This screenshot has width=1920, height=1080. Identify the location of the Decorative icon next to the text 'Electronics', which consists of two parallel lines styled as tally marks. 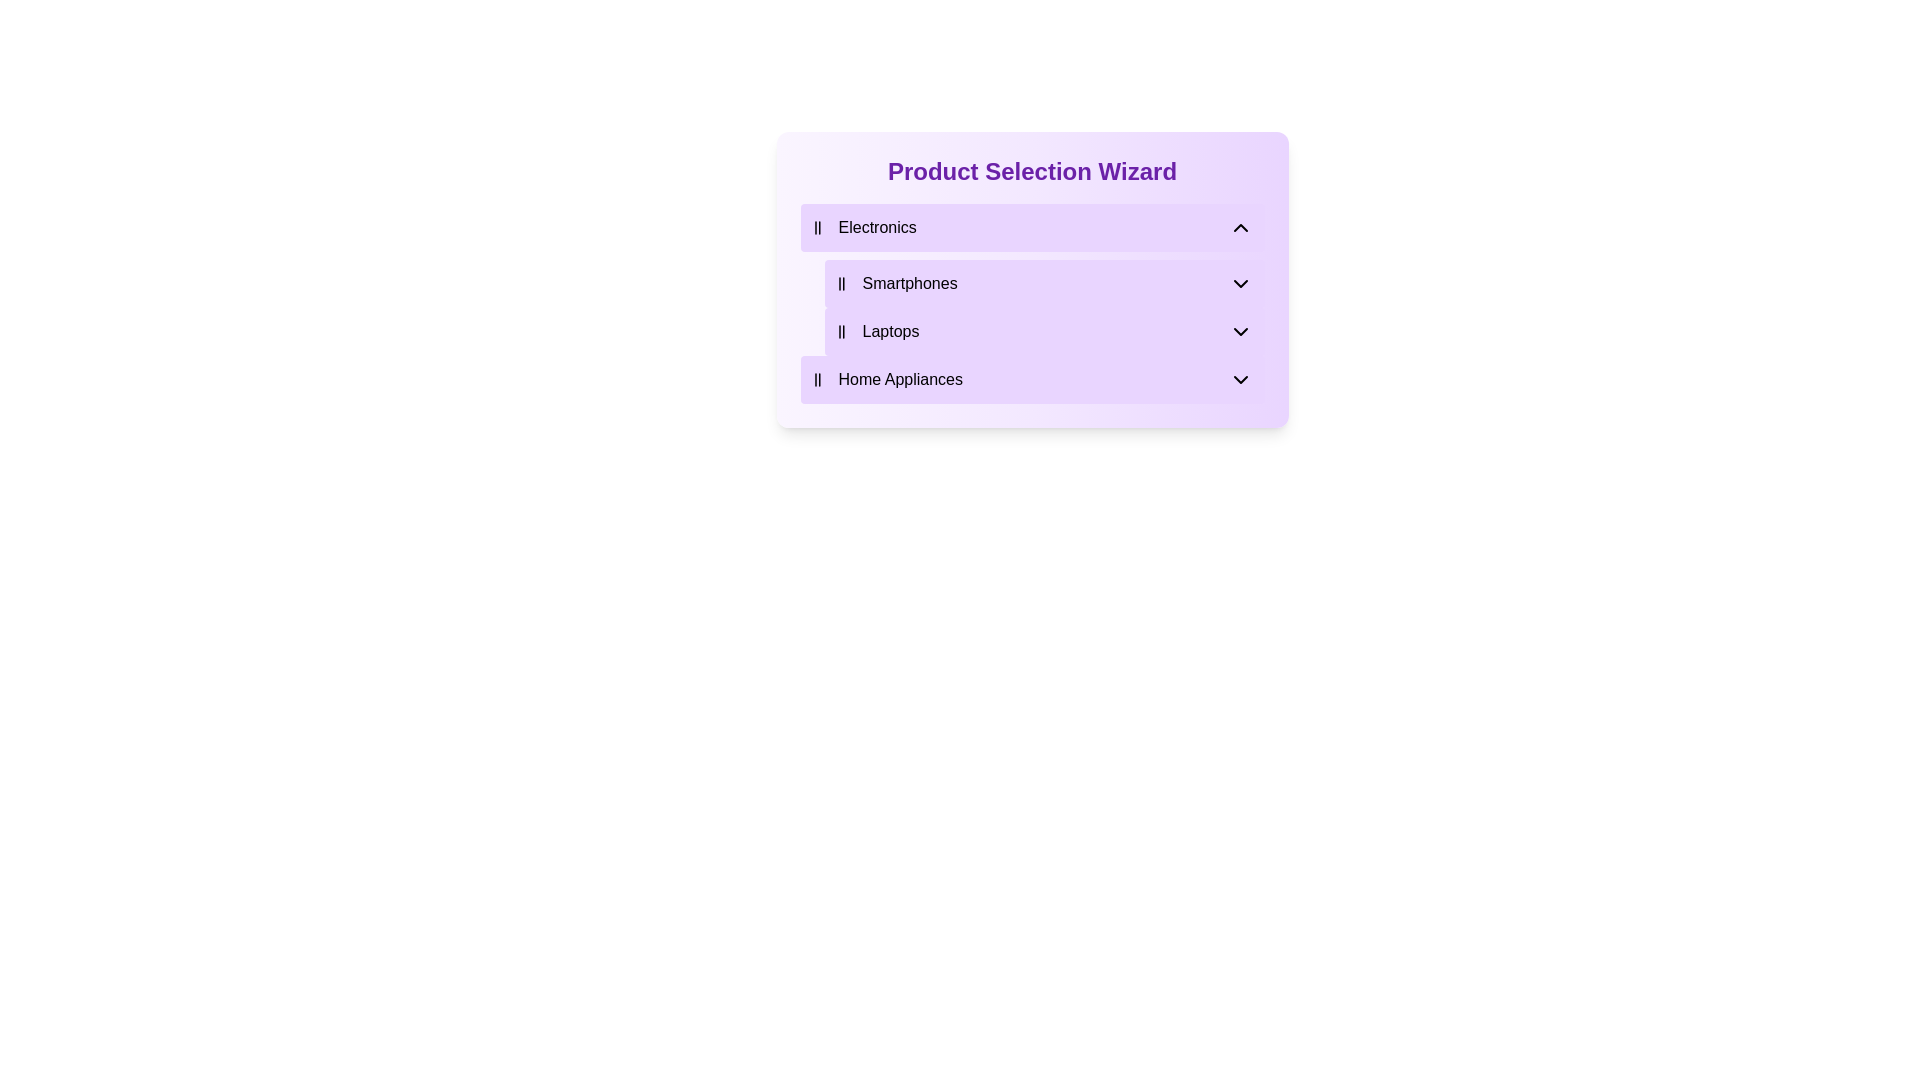
(821, 226).